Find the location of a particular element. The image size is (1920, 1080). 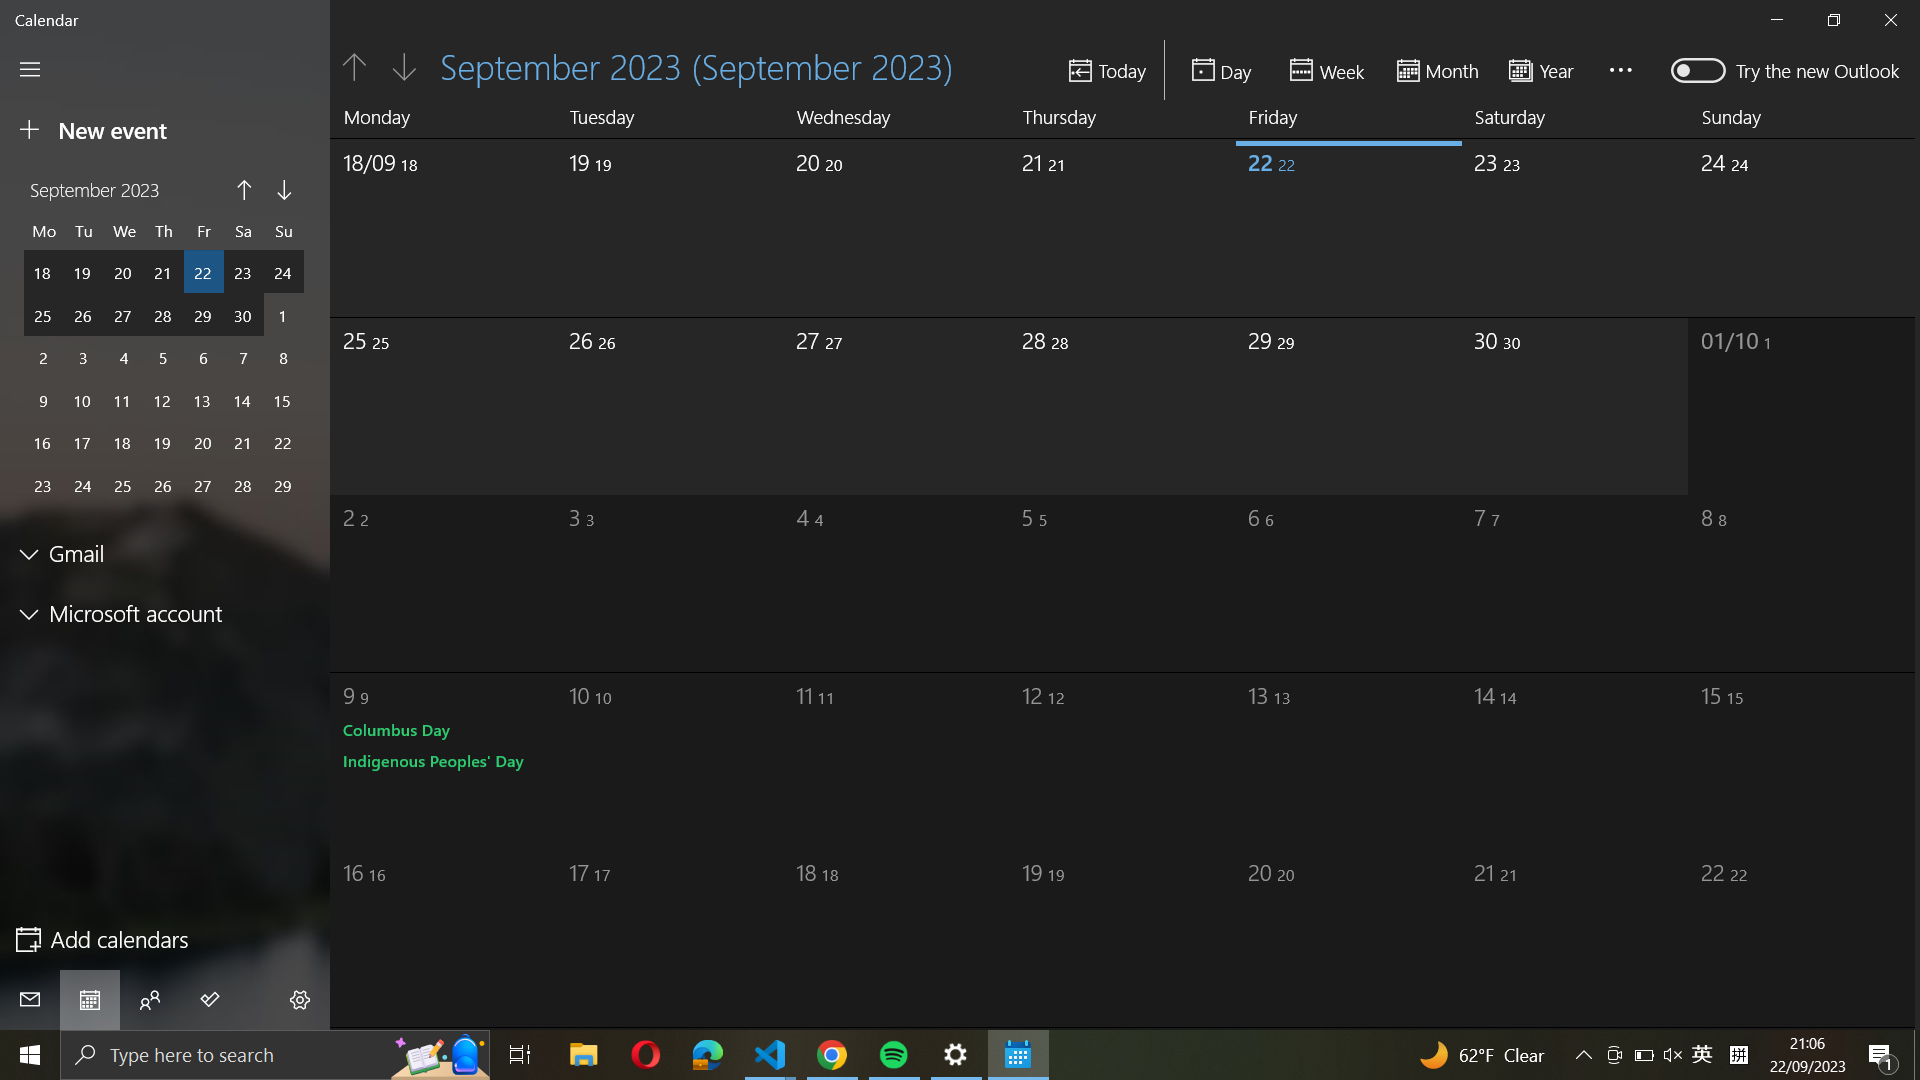

View the emails linked to this specific calendar is located at coordinates (166, 554).